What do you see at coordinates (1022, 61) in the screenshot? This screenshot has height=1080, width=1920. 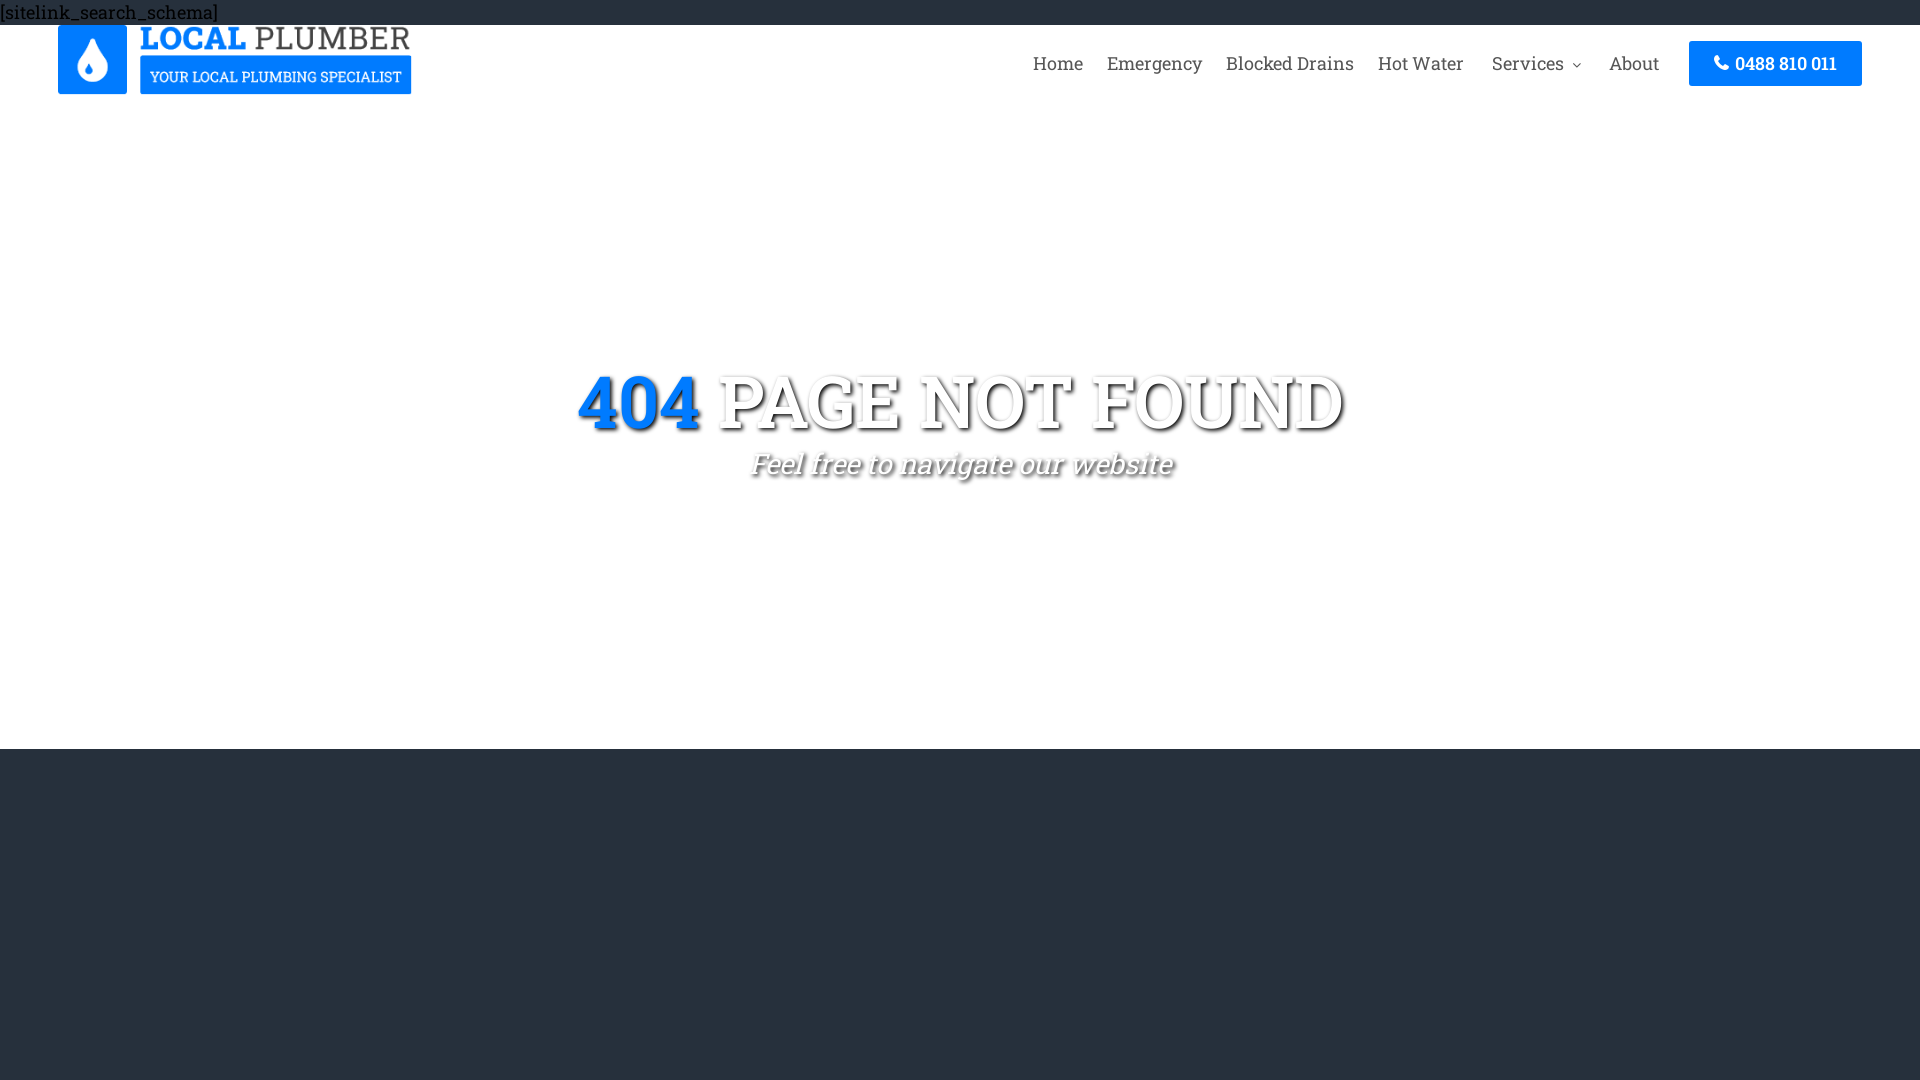 I see `'Home'` at bounding box center [1022, 61].